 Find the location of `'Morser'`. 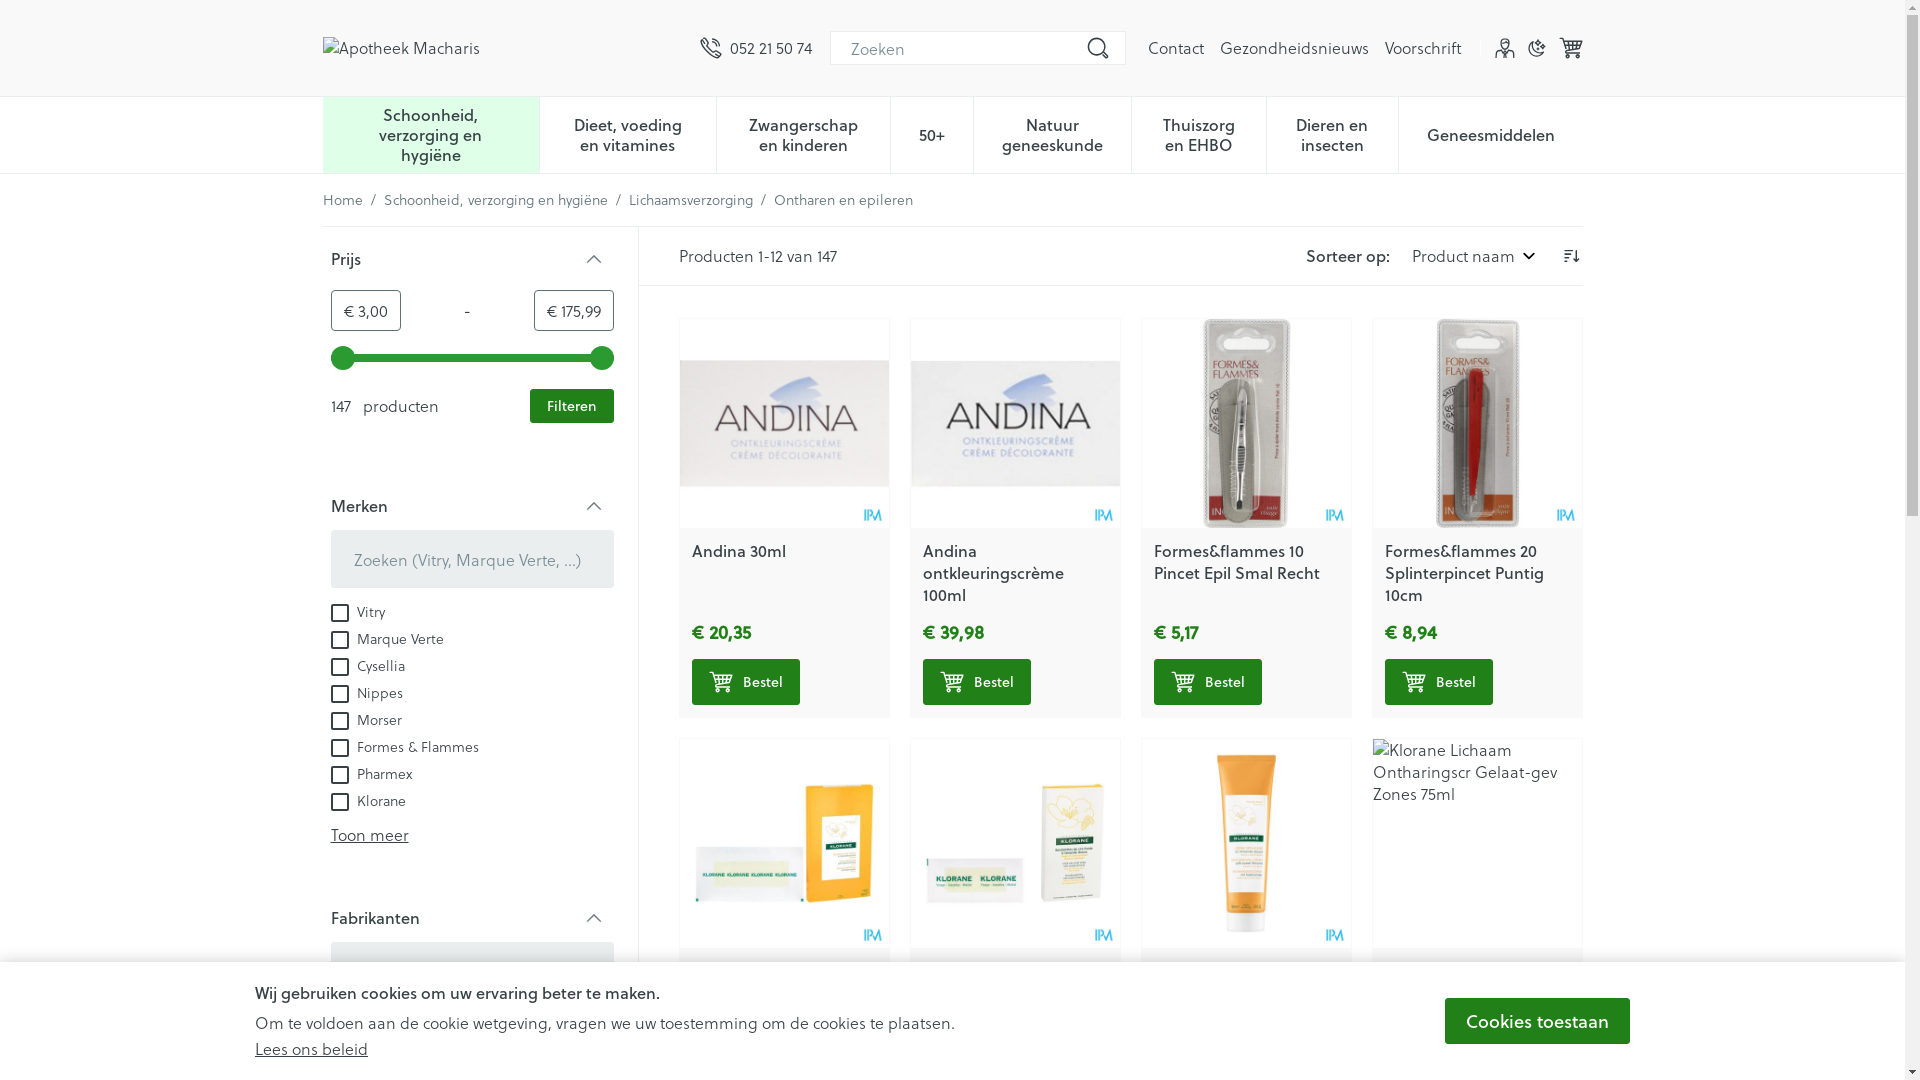

'Morser' is located at coordinates (365, 717).